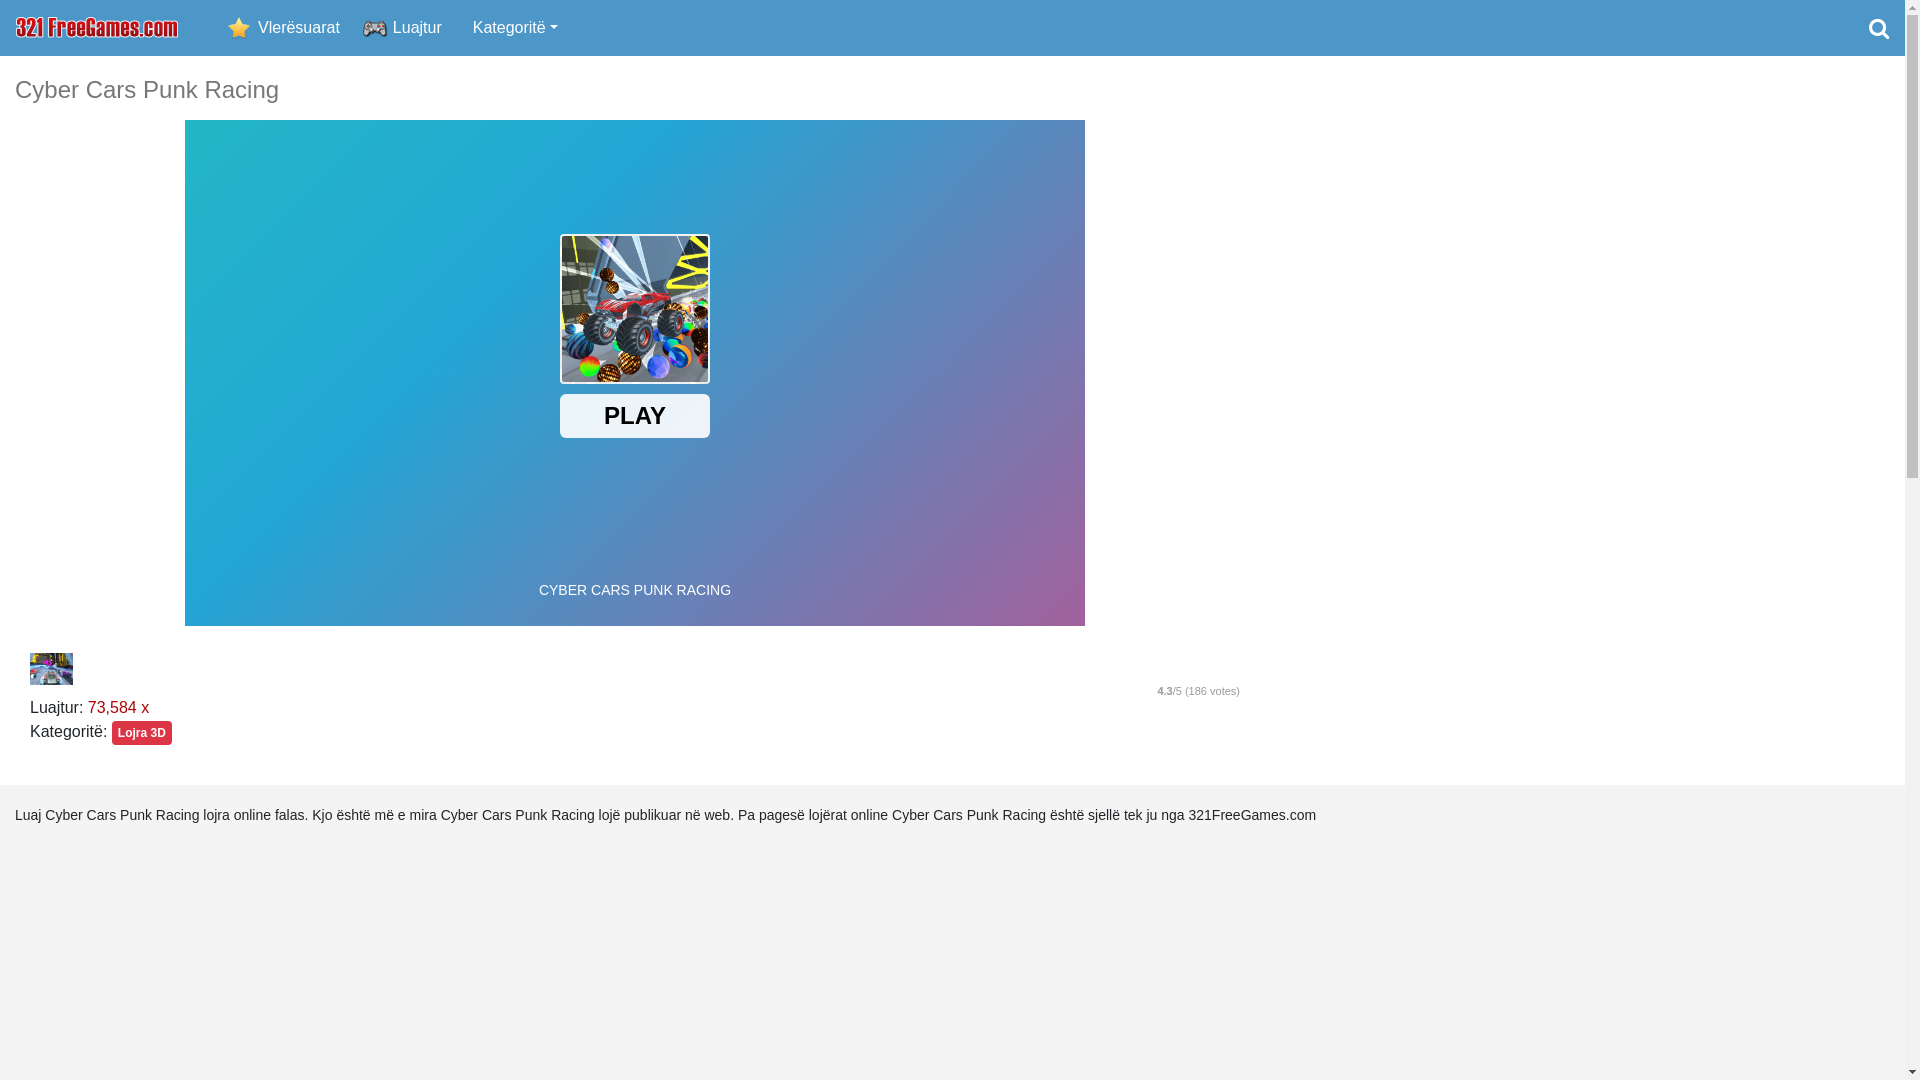  What do you see at coordinates (1223, 667) in the screenshot?
I see `'5'` at bounding box center [1223, 667].